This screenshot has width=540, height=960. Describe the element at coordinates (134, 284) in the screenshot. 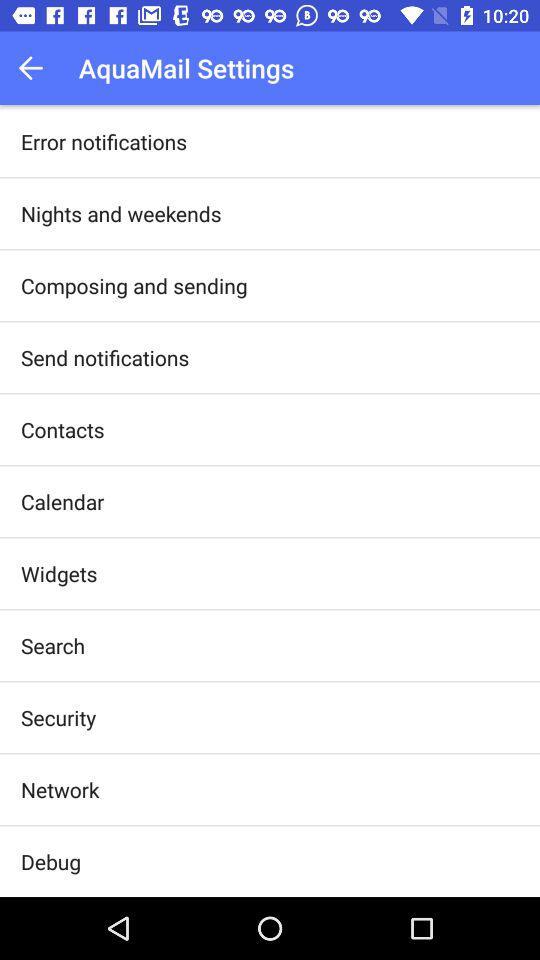

I see `app below nights and weekends` at that location.